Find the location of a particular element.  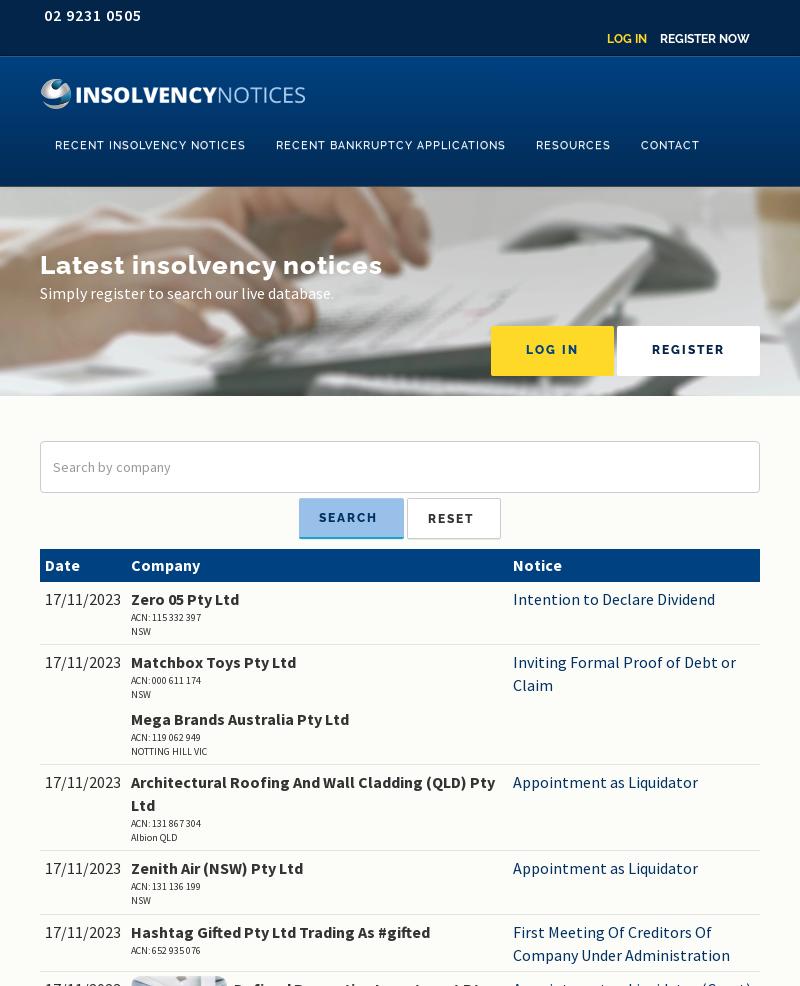

'Albion QLD' is located at coordinates (130, 836).